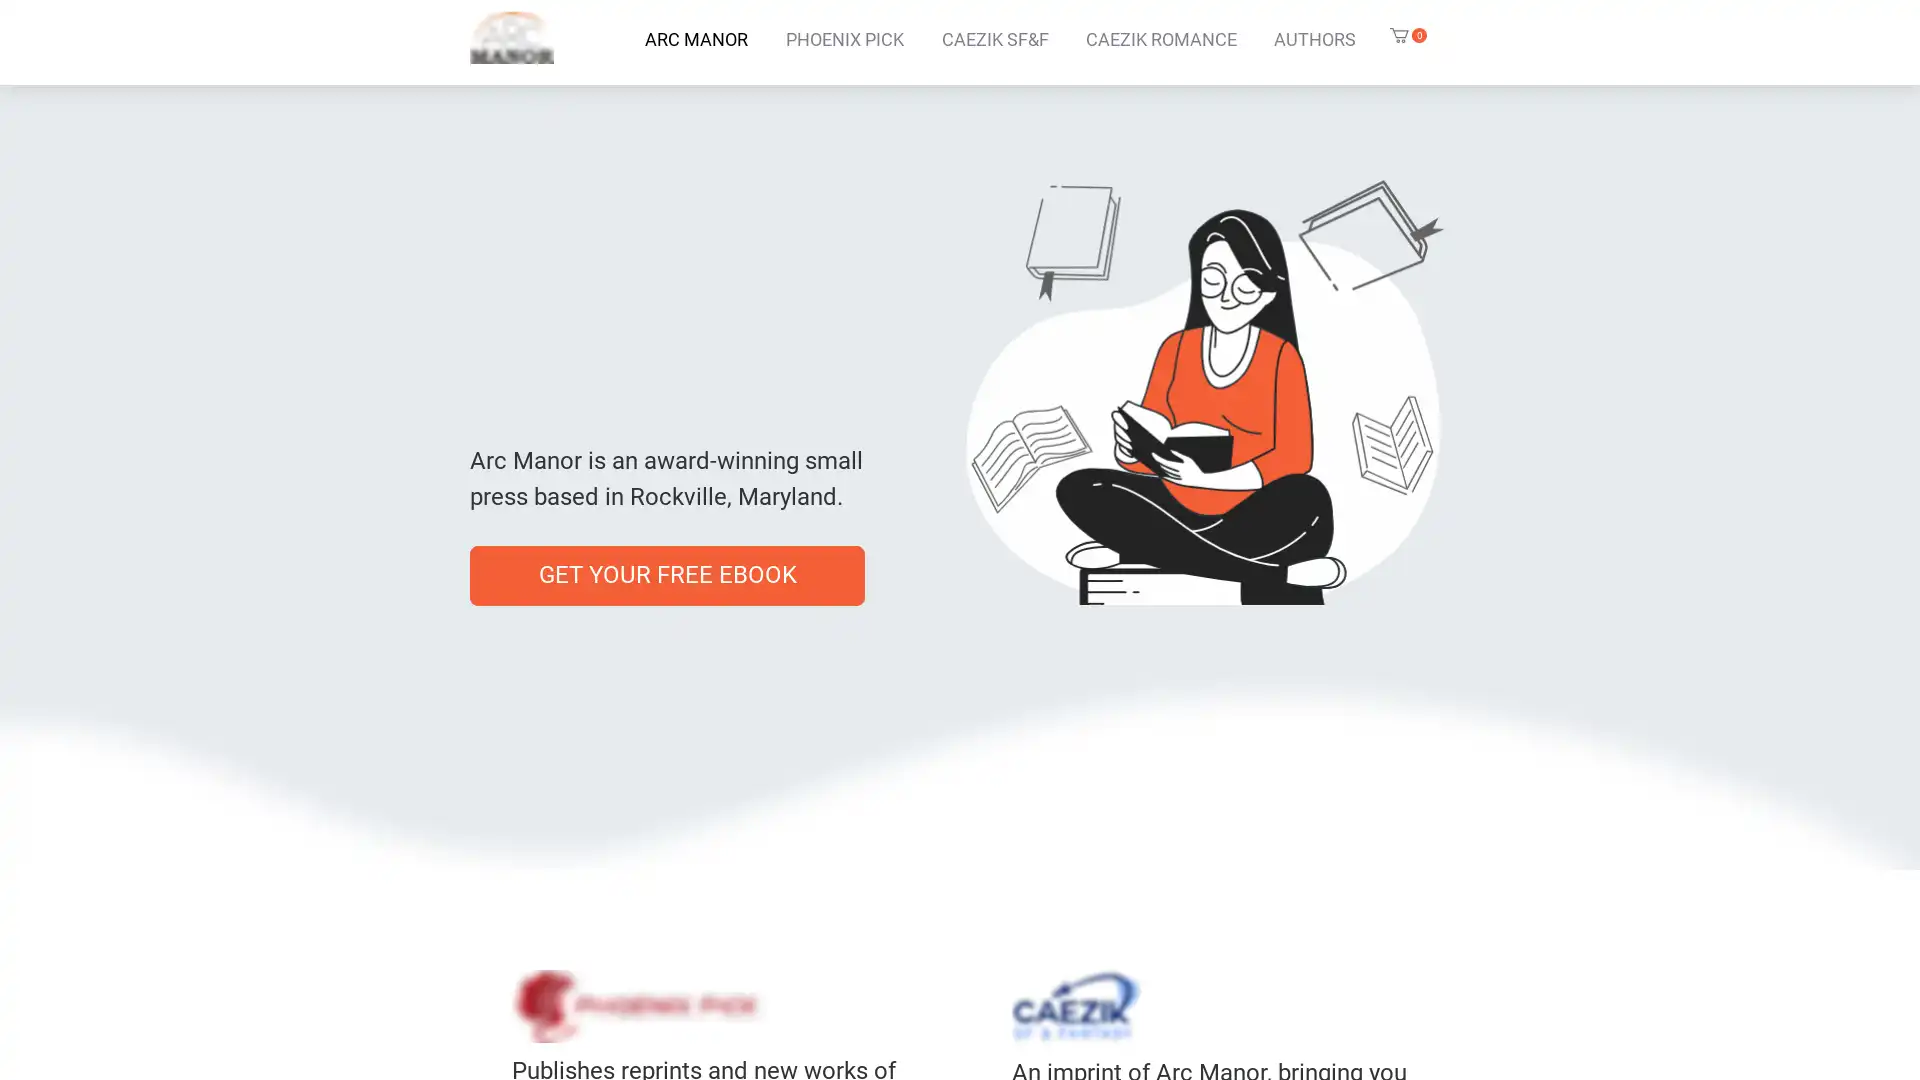  Describe the element at coordinates (1407, 35) in the screenshot. I see `Cart with 0 items` at that location.